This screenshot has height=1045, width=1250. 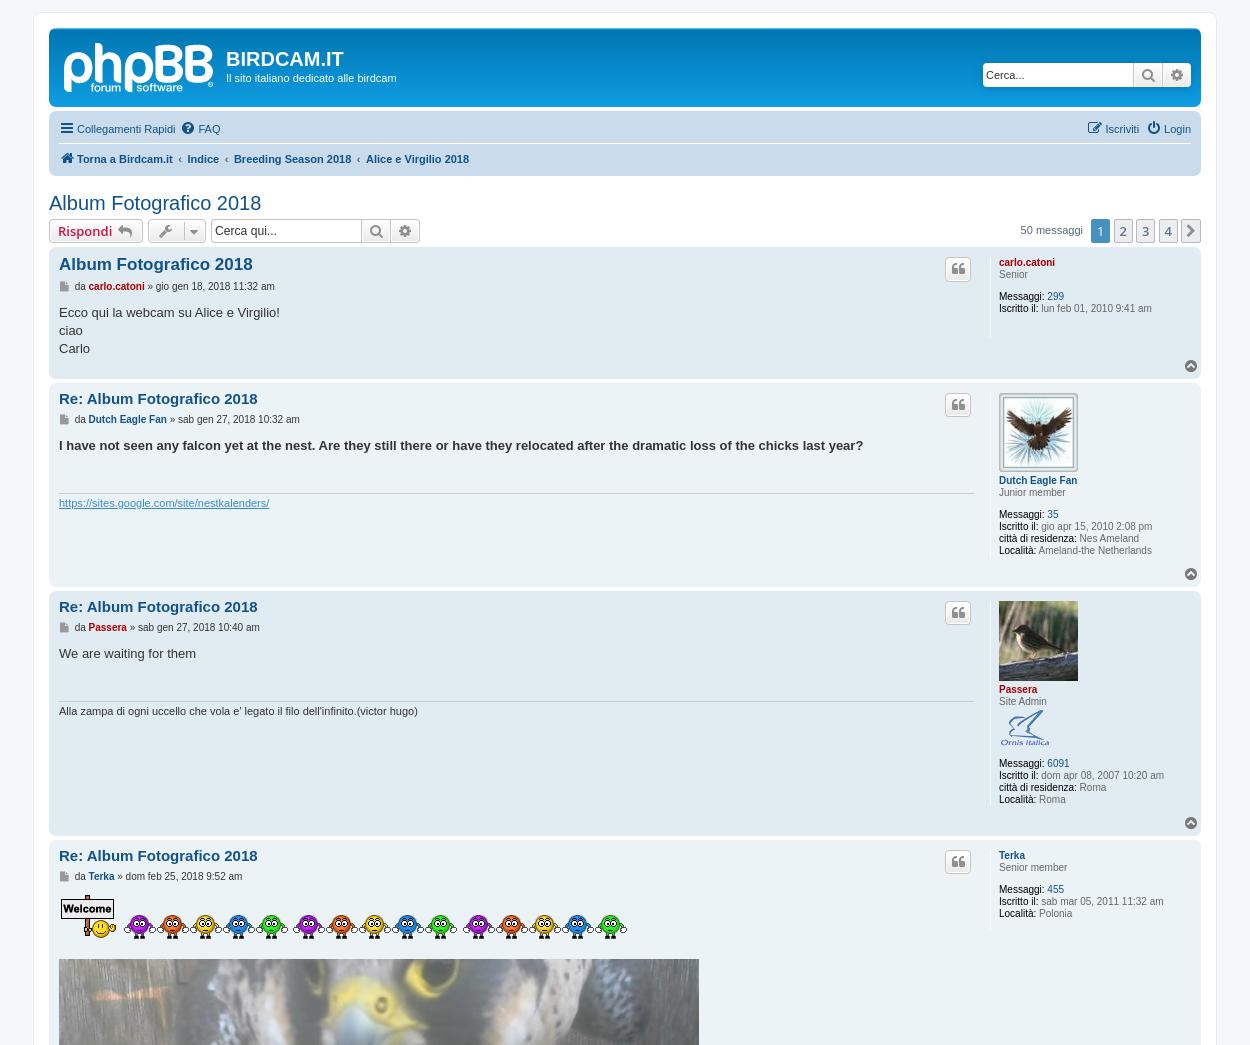 I want to click on 'I have not seen any falcon yet at the nest. Are they still there or have they relocated after the dramatic loss of the chicks last year?', so click(x=460, y=444).